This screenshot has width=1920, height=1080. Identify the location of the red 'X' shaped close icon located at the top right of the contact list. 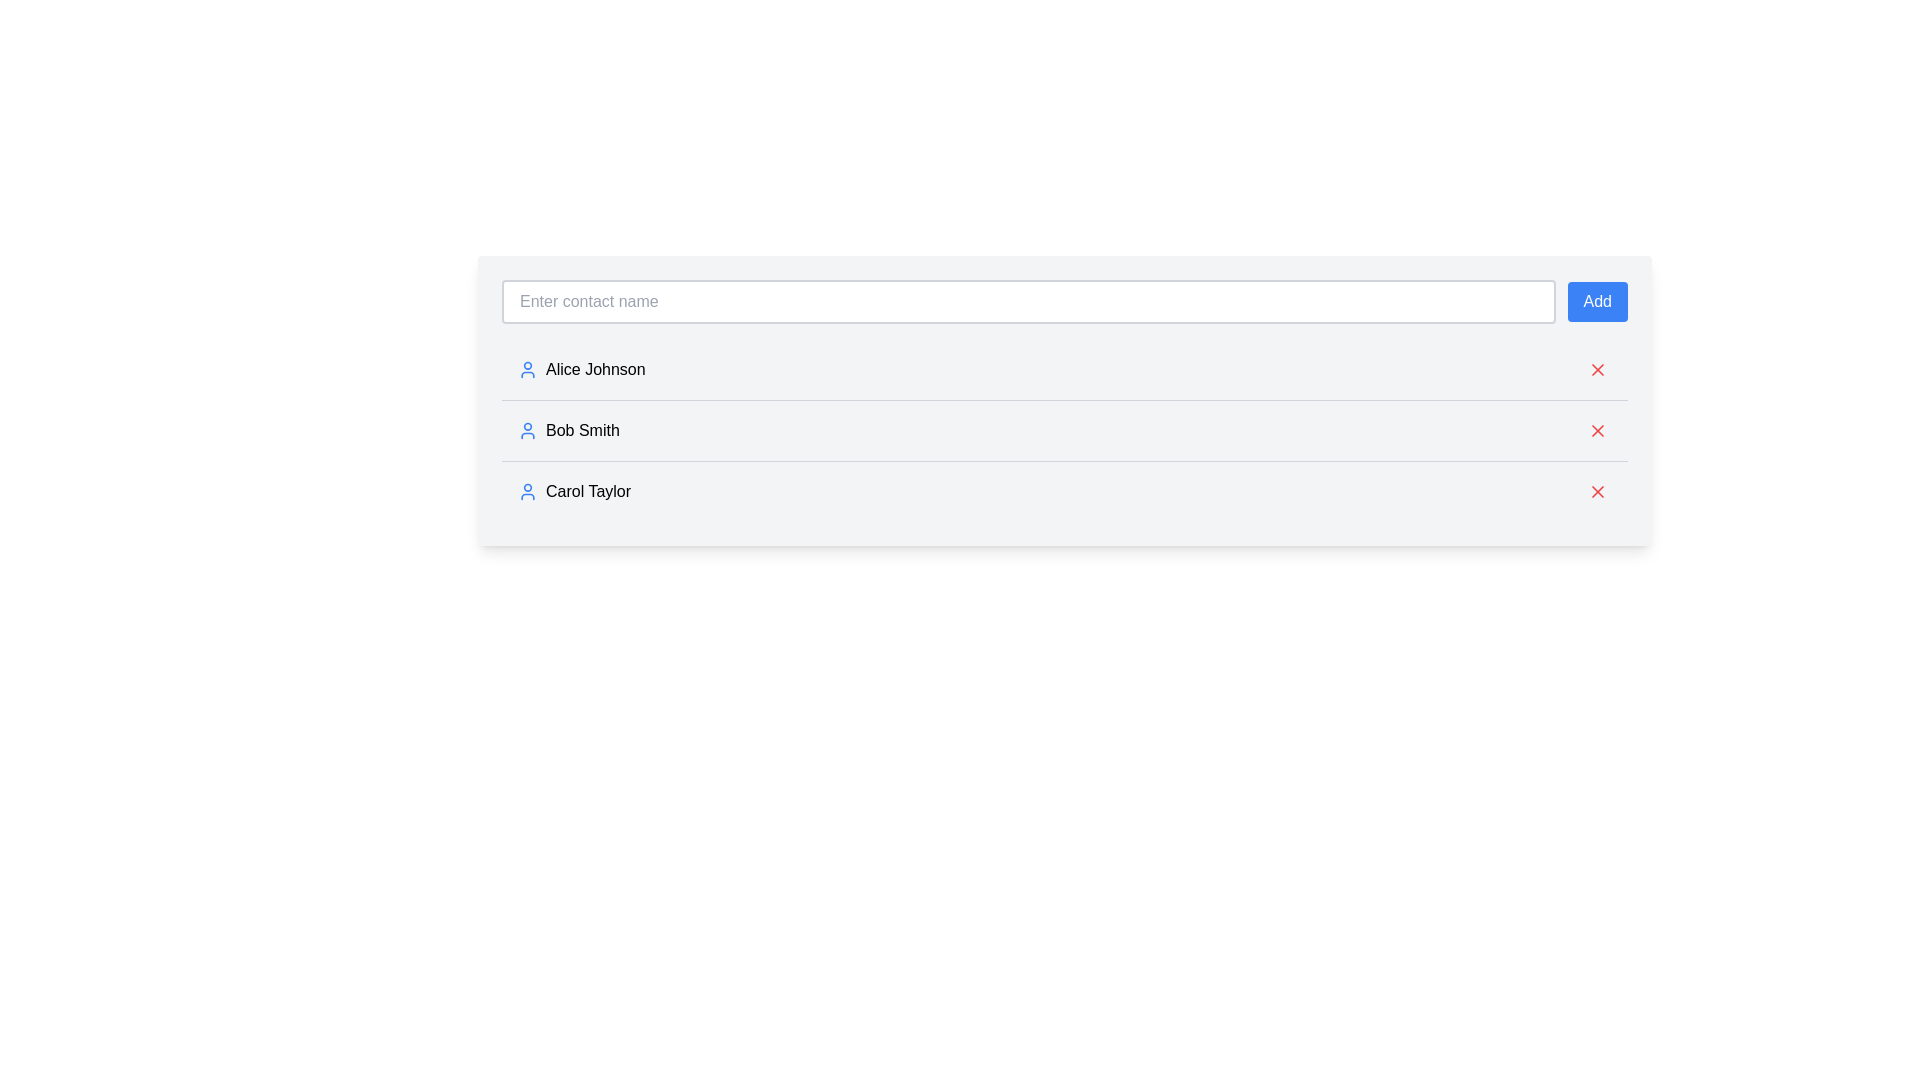
(1597, 370).